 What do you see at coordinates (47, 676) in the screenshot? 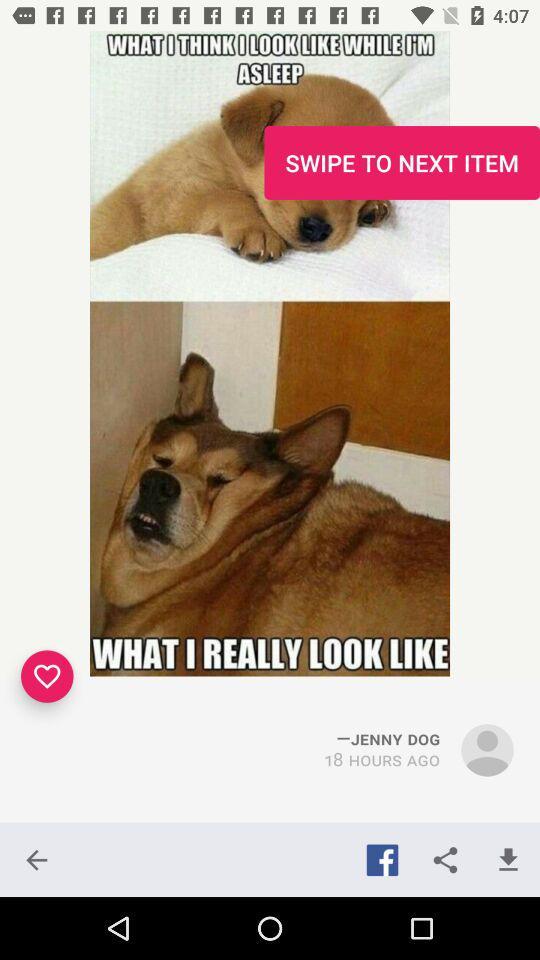
I see `the favorite icon` at bounding box center [47, 676].